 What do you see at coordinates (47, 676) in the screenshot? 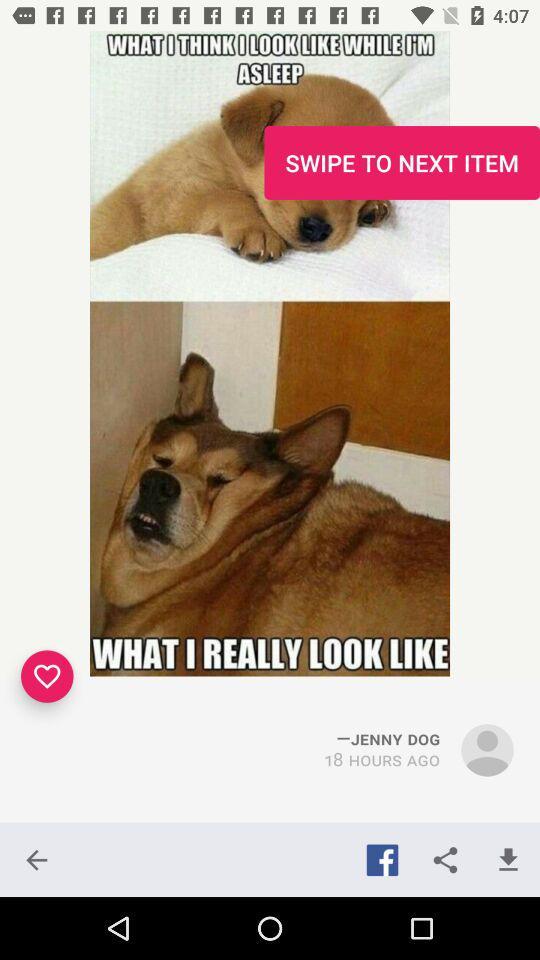
I see `the favorite icon` at bounding box center [47, 676].